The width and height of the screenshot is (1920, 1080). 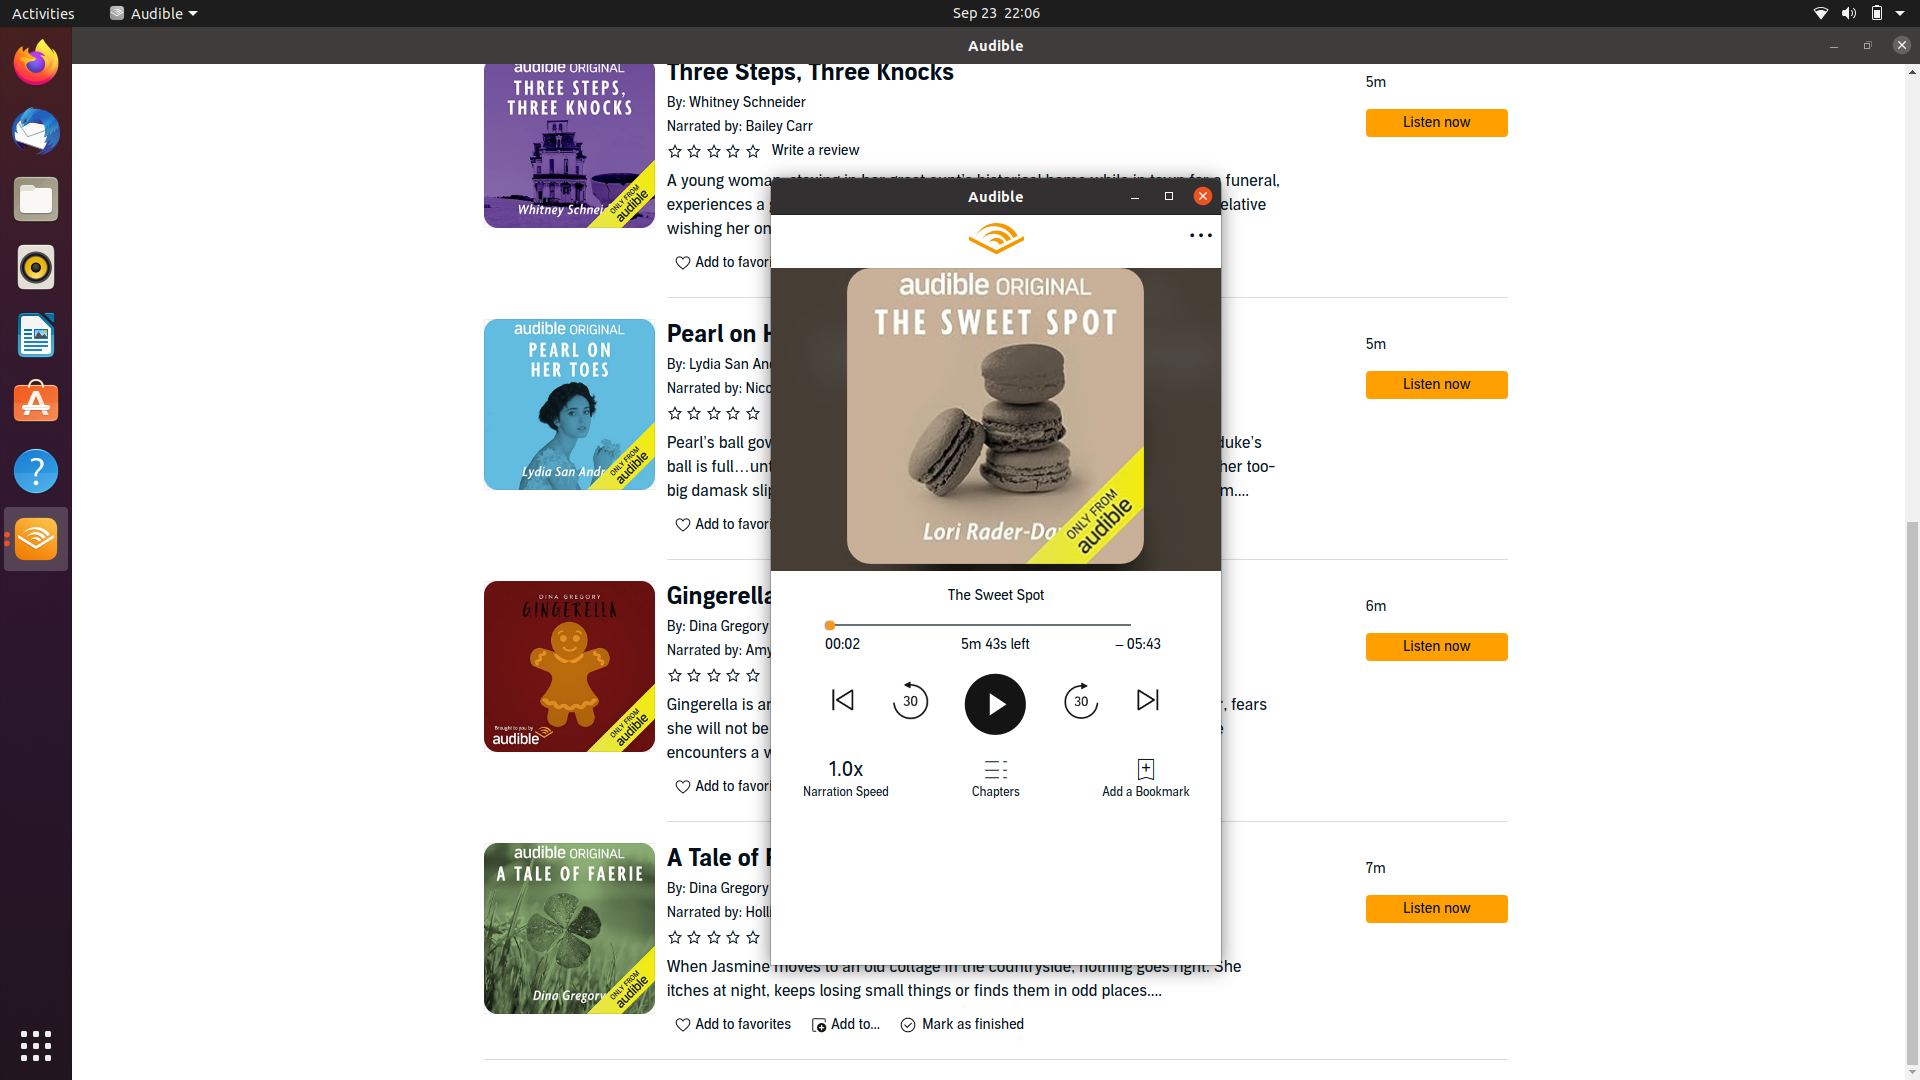 What do you see at coordinates (1199, 235) in the screenshot?
I see `the preceding item in the additional options list` at bounding box center [1199, 235].